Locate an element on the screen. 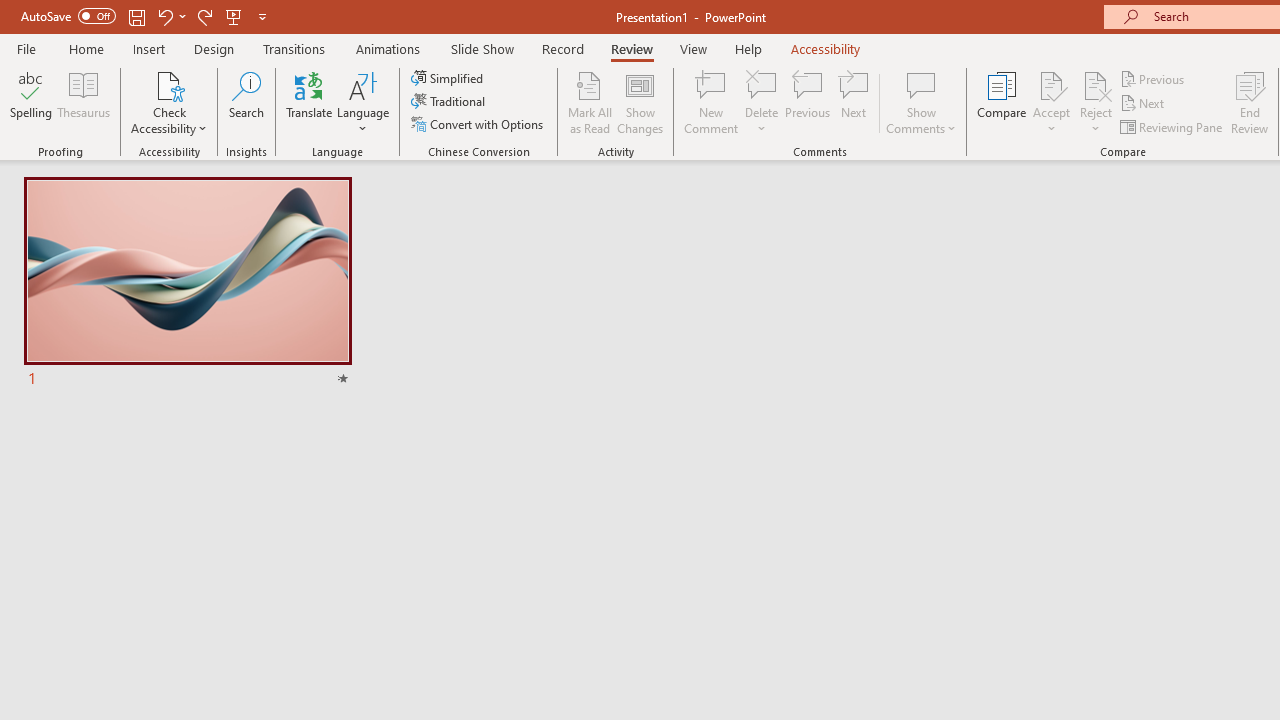 The image size is (1280, 720). 'Thesaurus...' is located at coordinates (82, 103).